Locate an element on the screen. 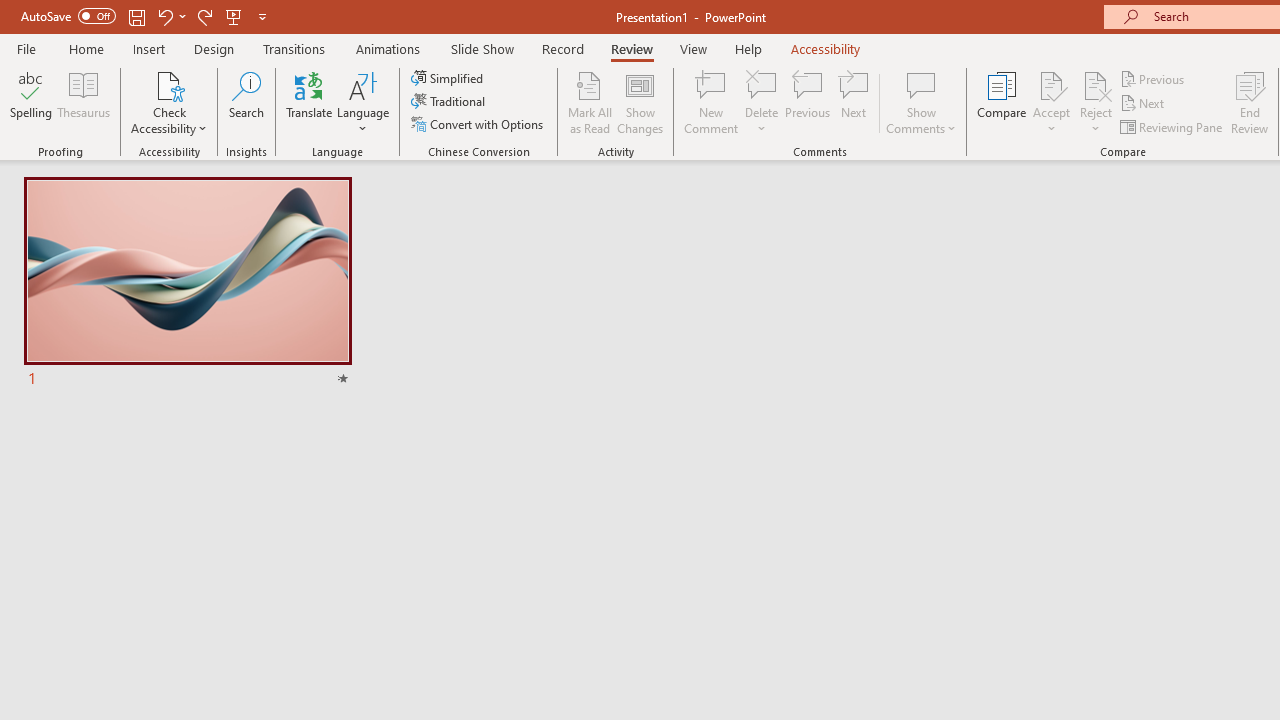 The image size is (1280, 720). 'Thesaurus...' is located at coordinates (82, 103).